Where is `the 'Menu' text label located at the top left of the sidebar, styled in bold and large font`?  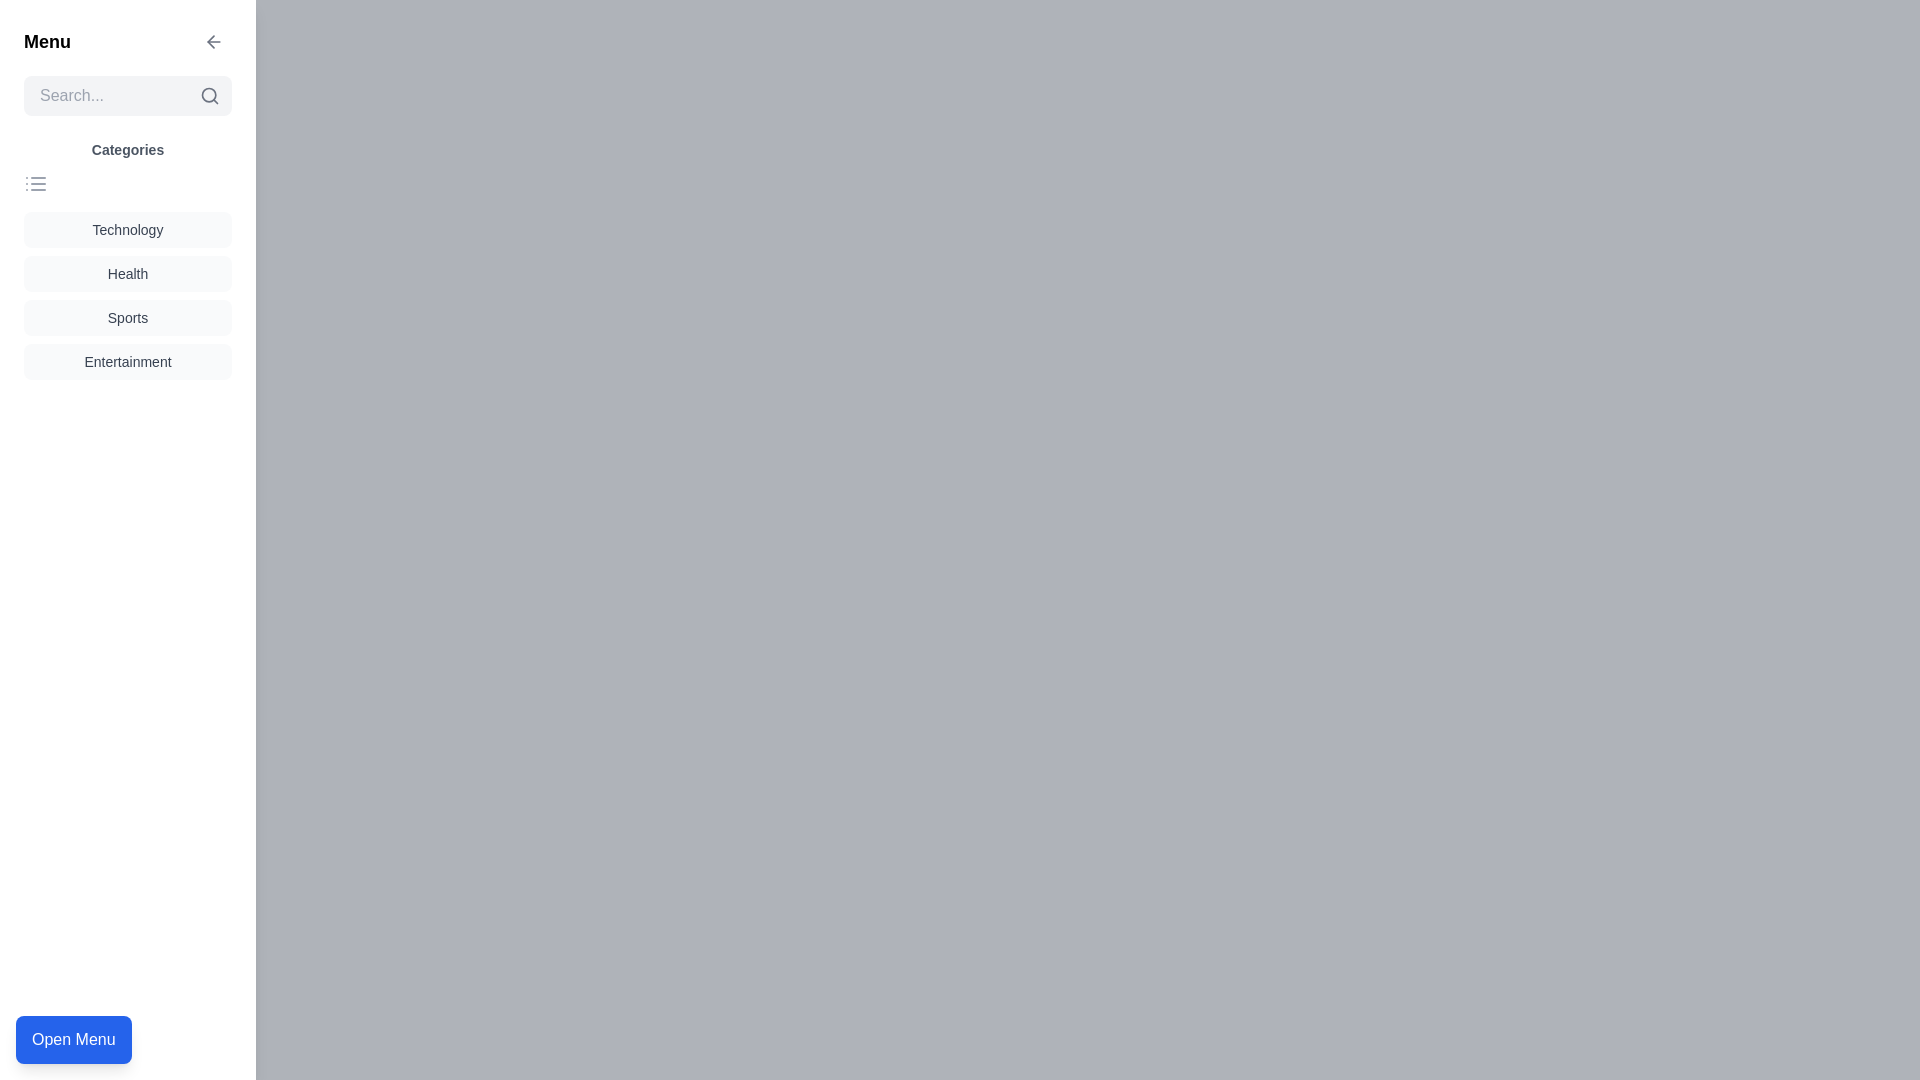
the 'Menu' text label located at the top left of the sidebar, styled in bold and large font is located at coordinates (47, 42).